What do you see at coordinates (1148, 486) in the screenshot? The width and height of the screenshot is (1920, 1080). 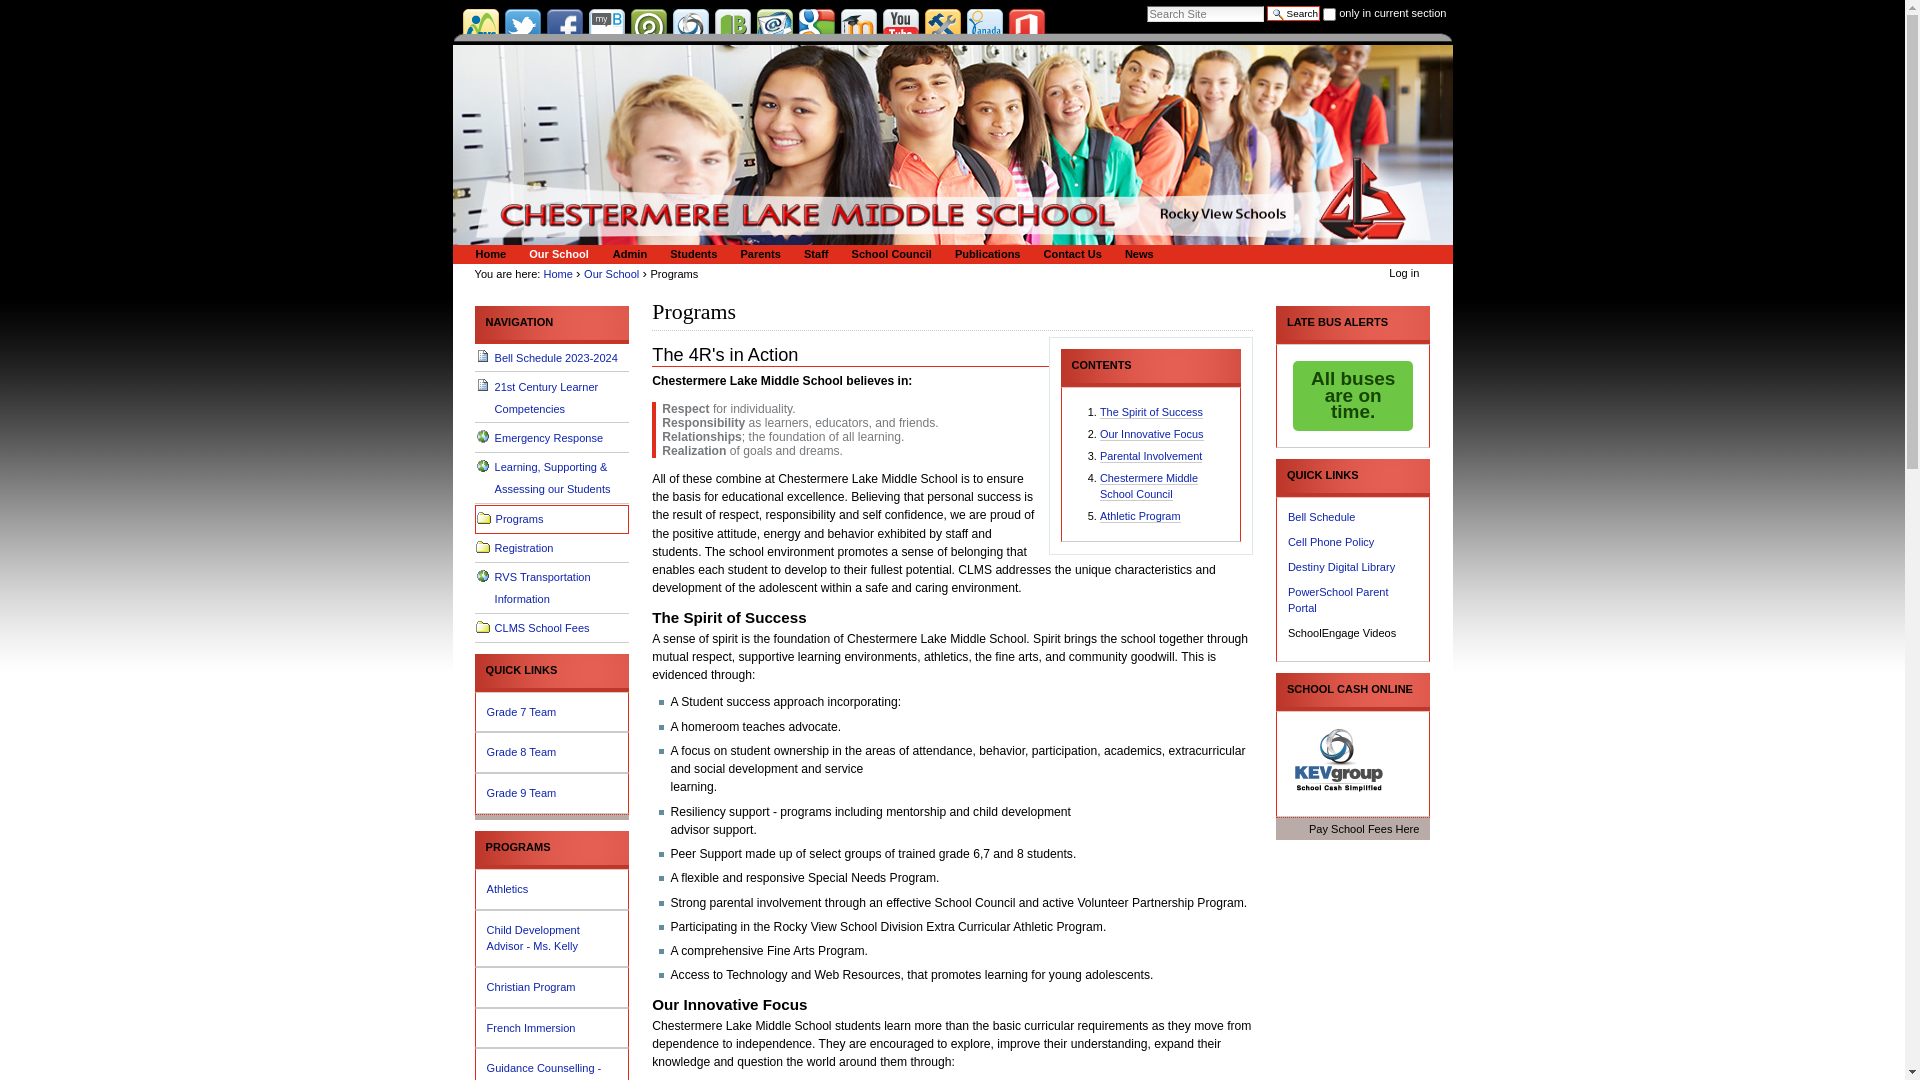 I see `'Chestermere Middle School Council'` at bounding box center [1148, 486].